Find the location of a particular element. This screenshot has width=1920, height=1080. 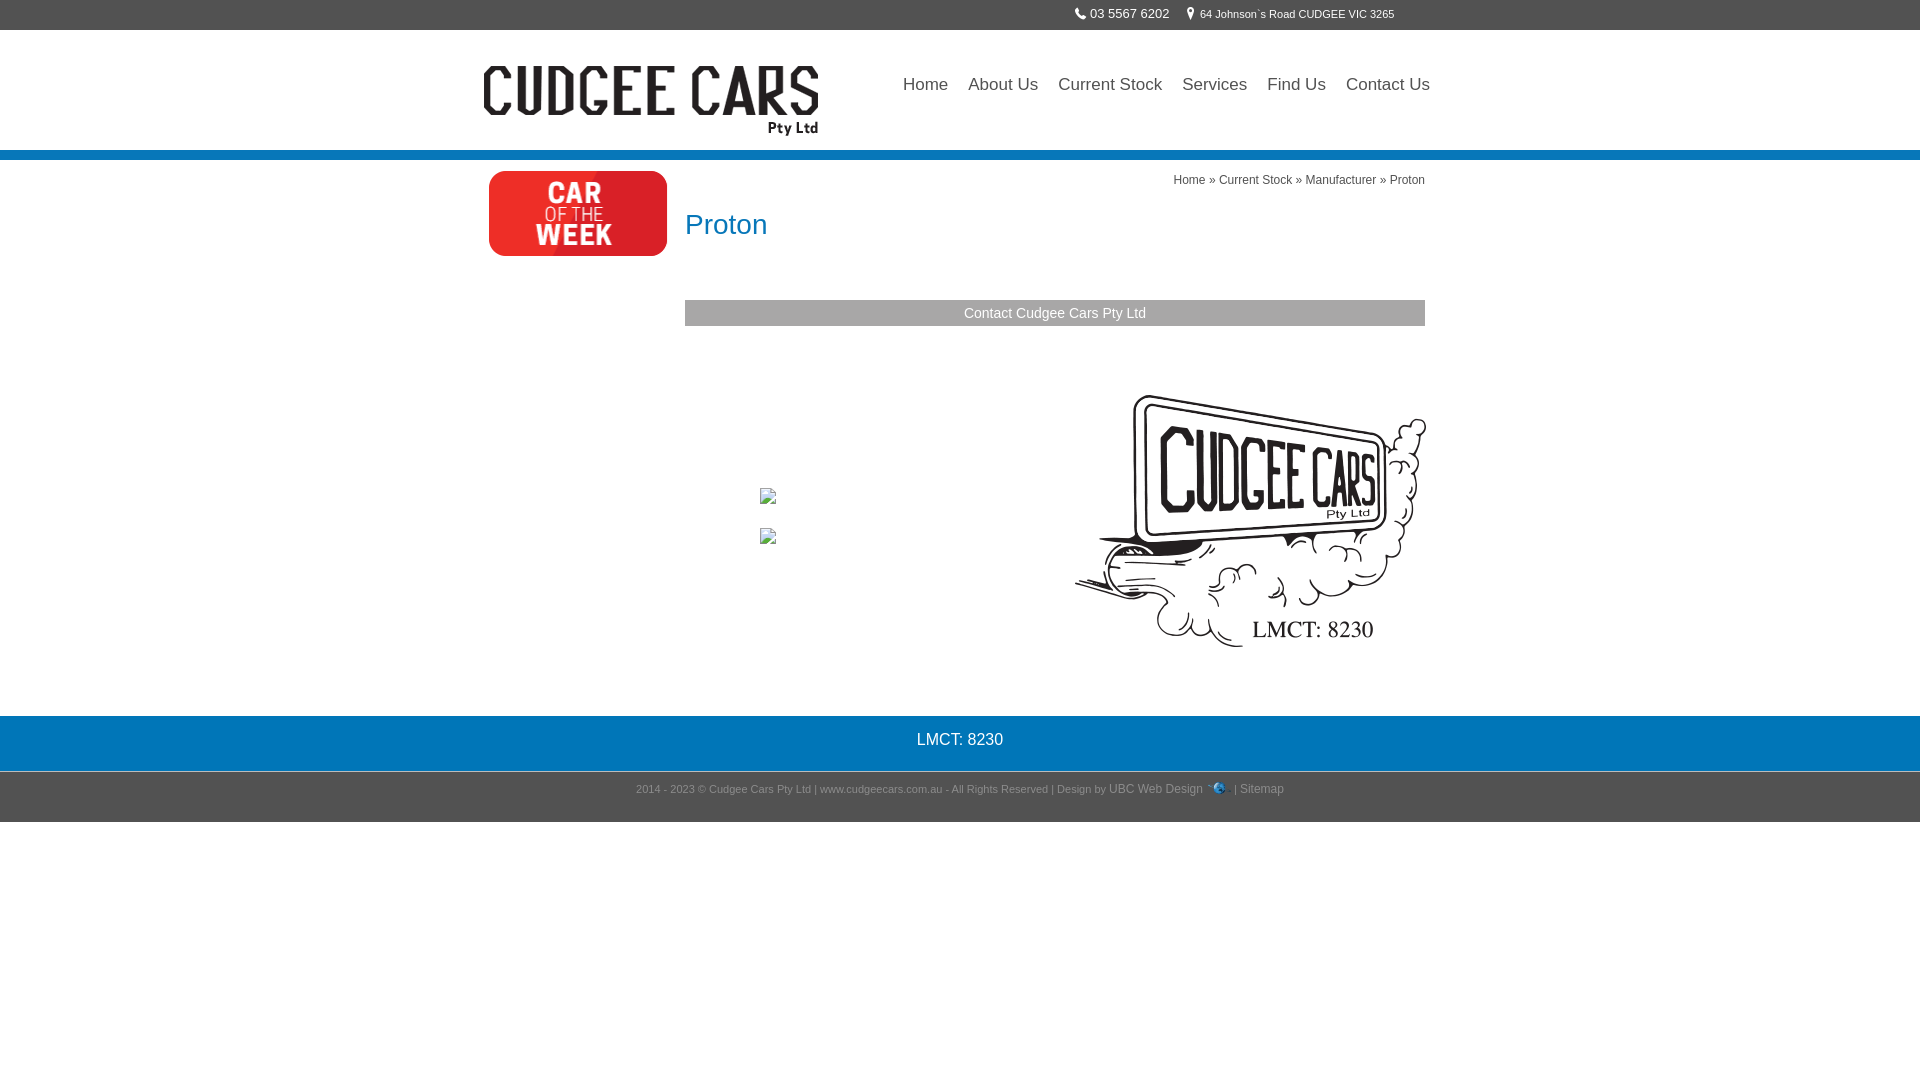

'Contact Us' is located at coordinates (1335, 83).